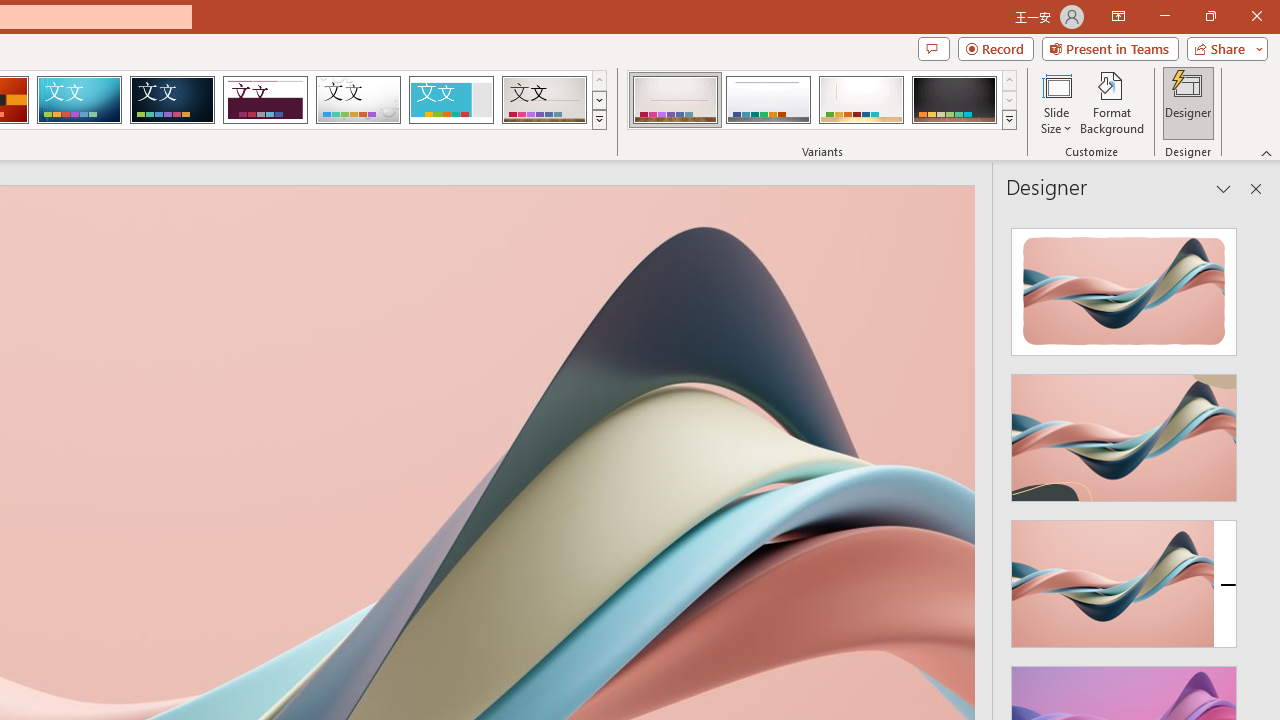  Describe the element at coordinates (675, 100) in the screenshot. I see `'Gallery Variant 1'` at that location.